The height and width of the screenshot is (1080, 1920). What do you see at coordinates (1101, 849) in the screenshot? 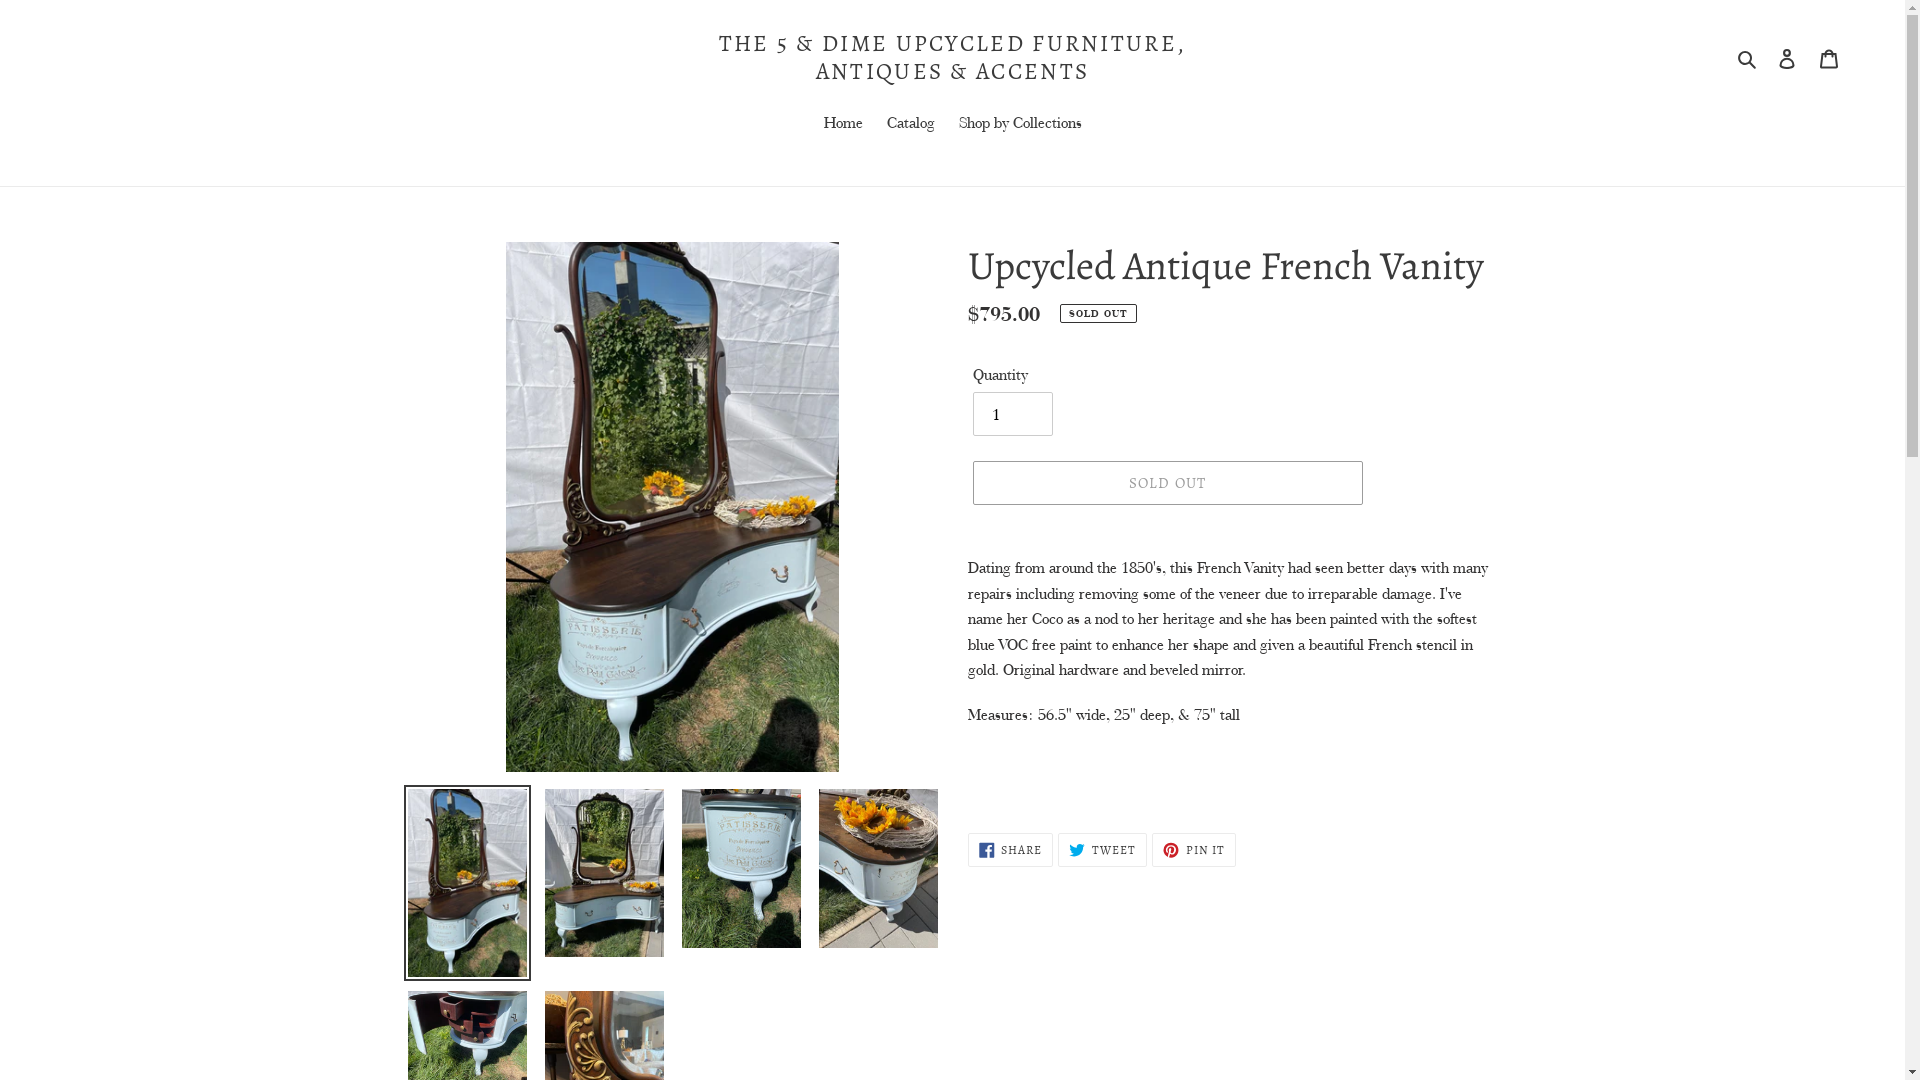
I see `'TWEET` at bounding box center [1101, 849].